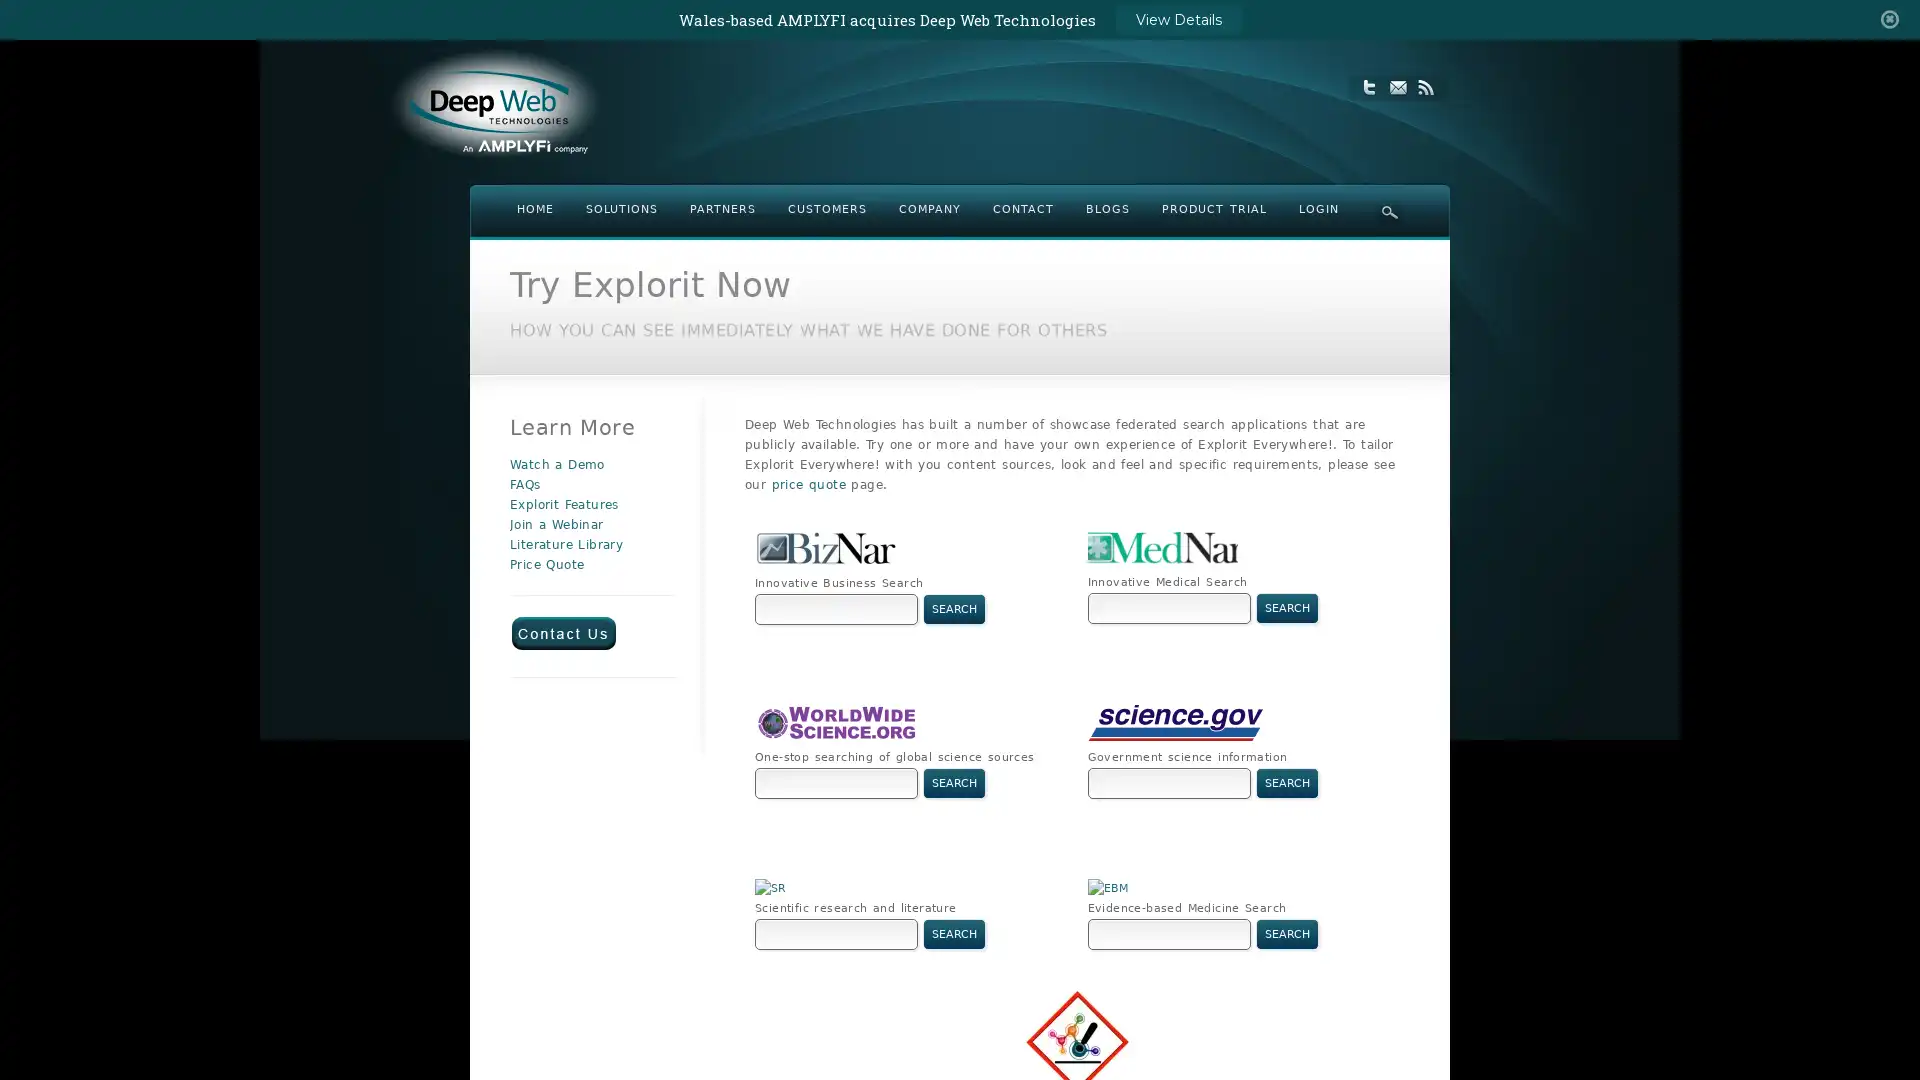  I want to click on Search, so click(1286, 933).